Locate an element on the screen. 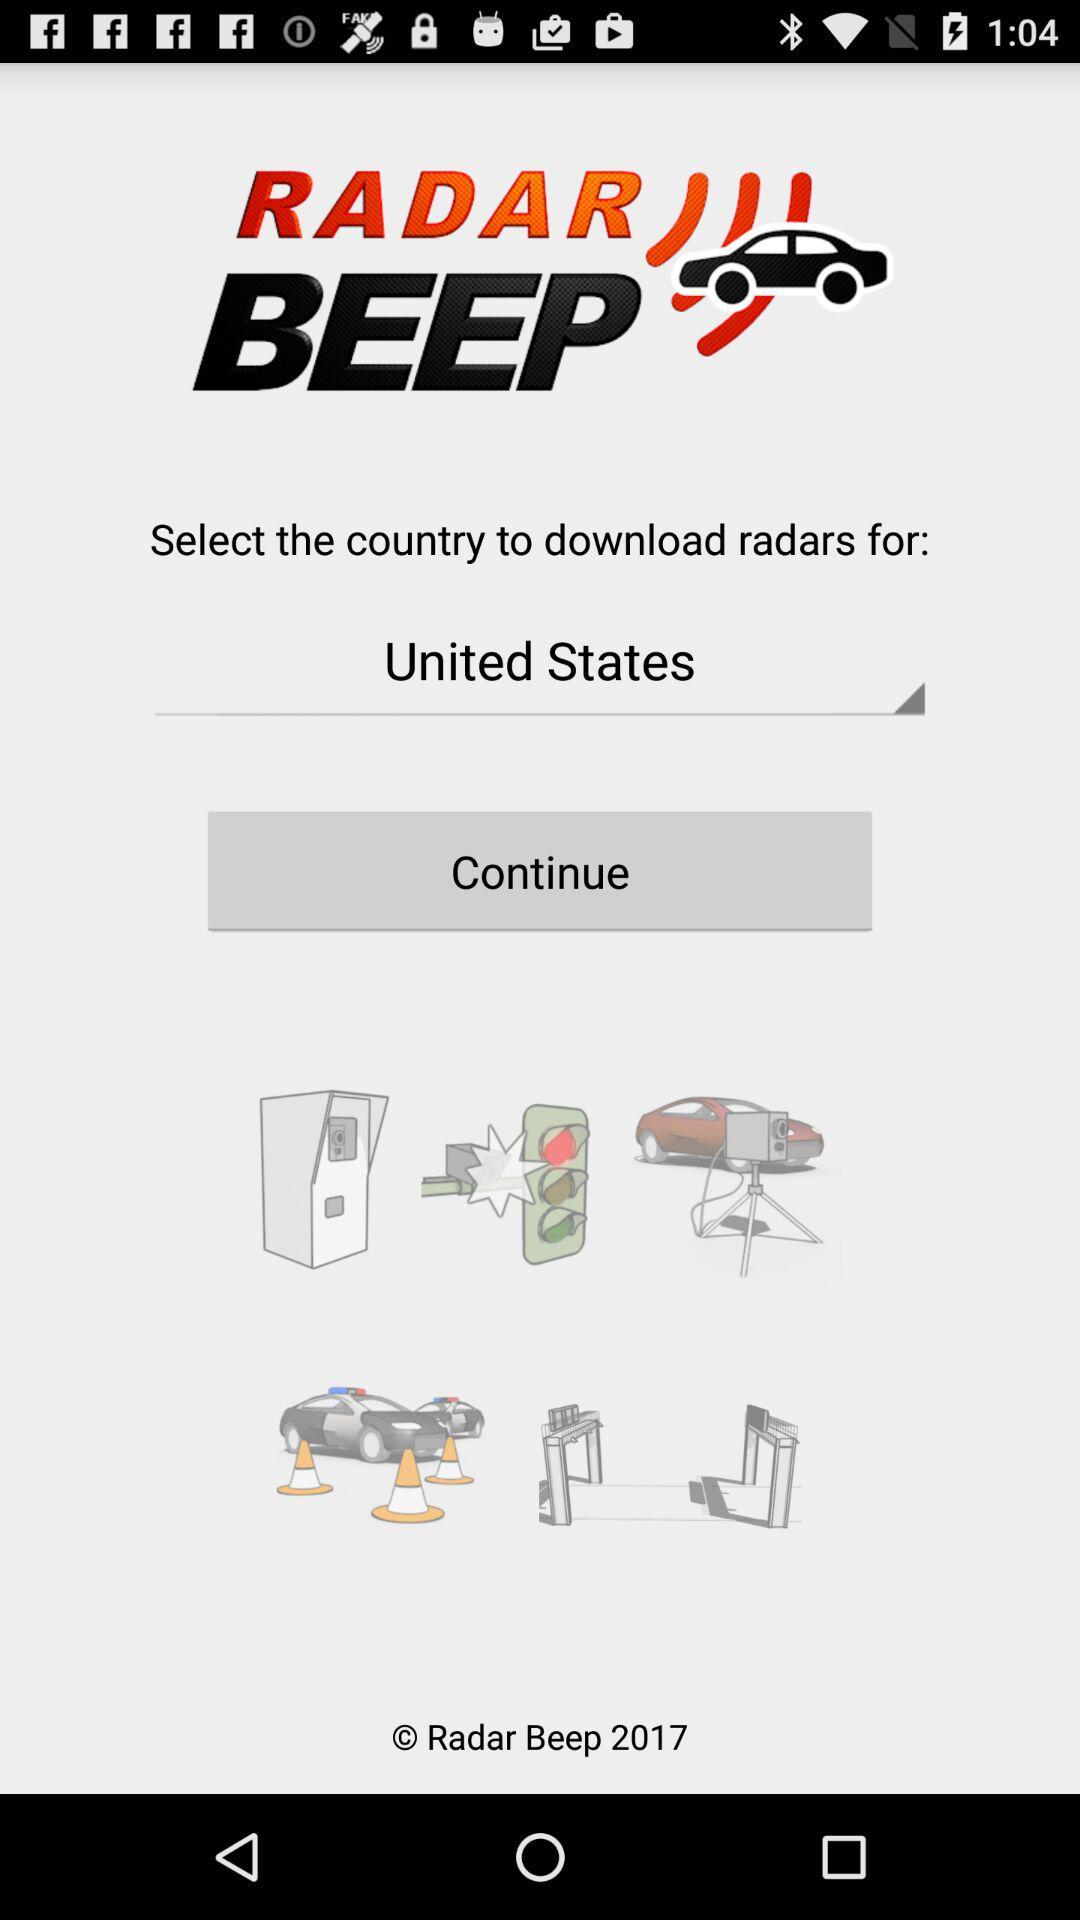  the icon below select the country icon is located at coordinates (540, 659).